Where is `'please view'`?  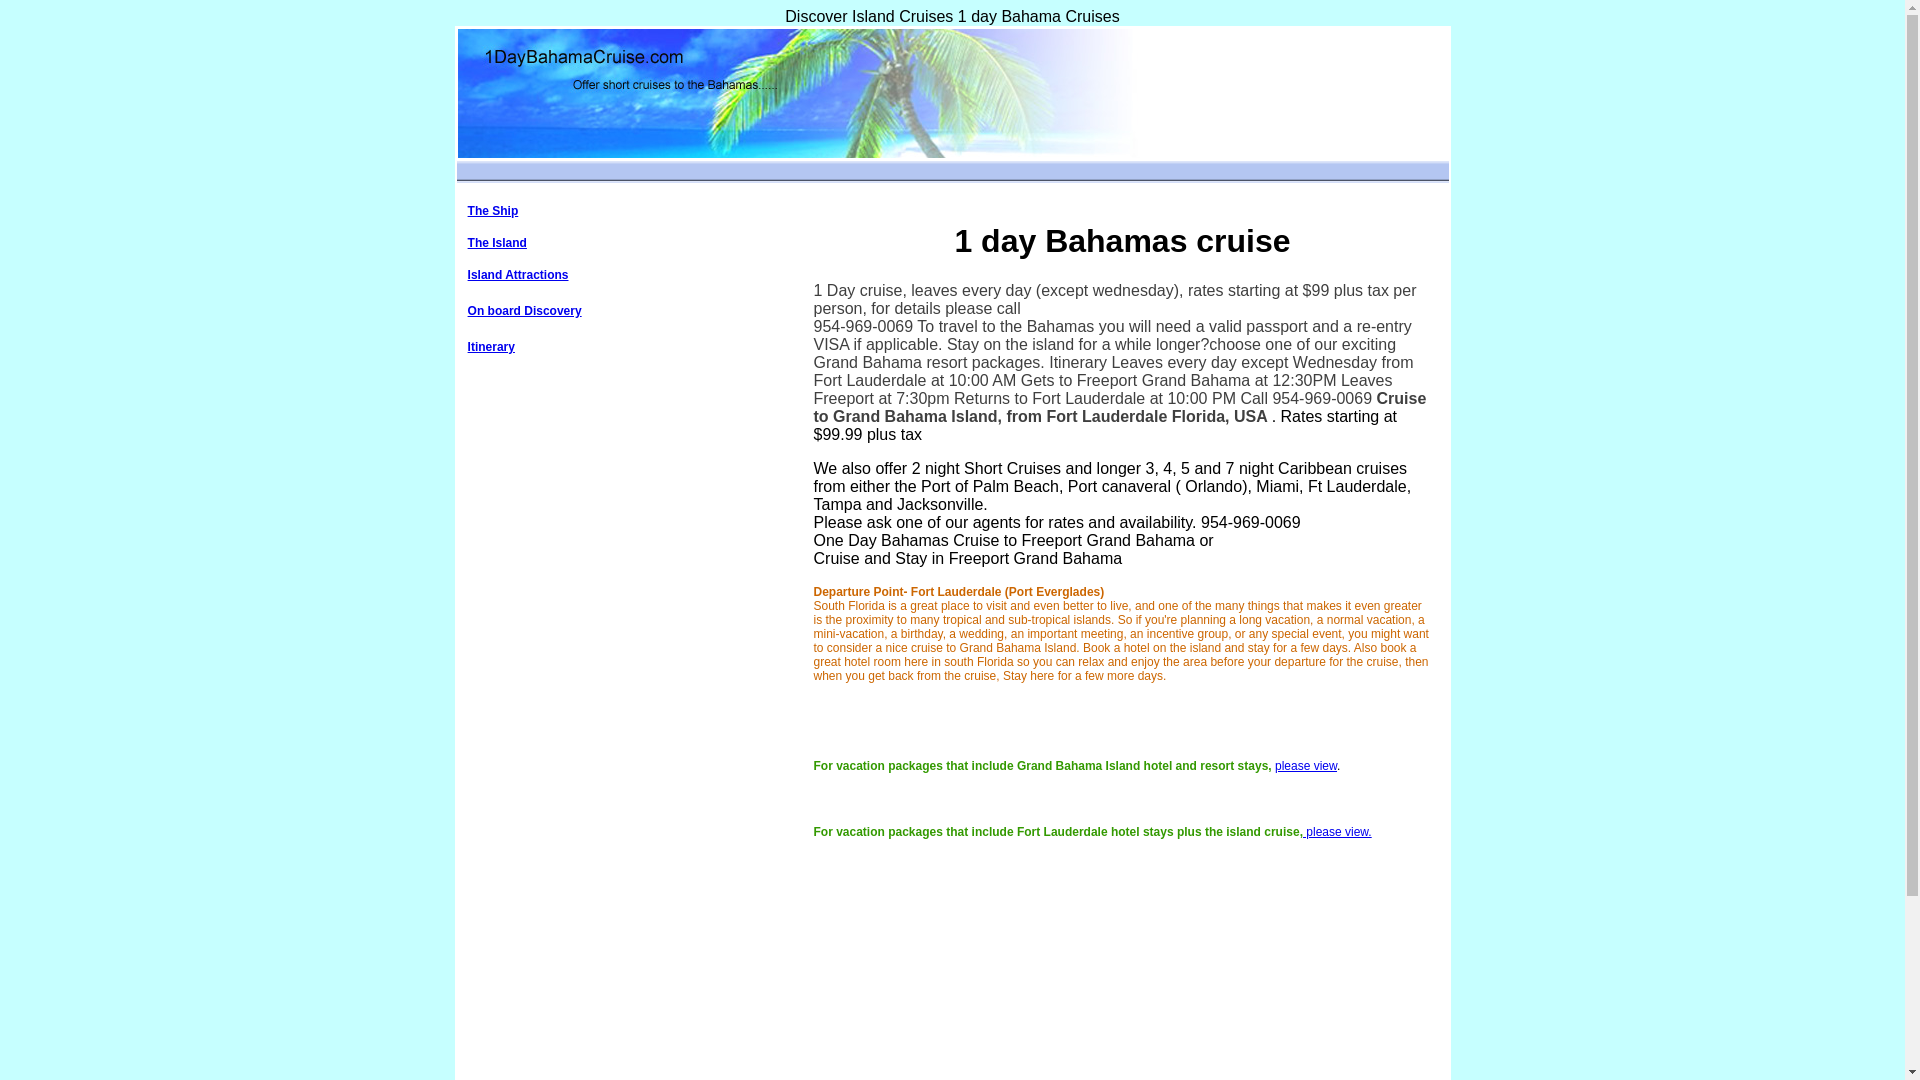
'please view' is located at coordinates (1305, 765).